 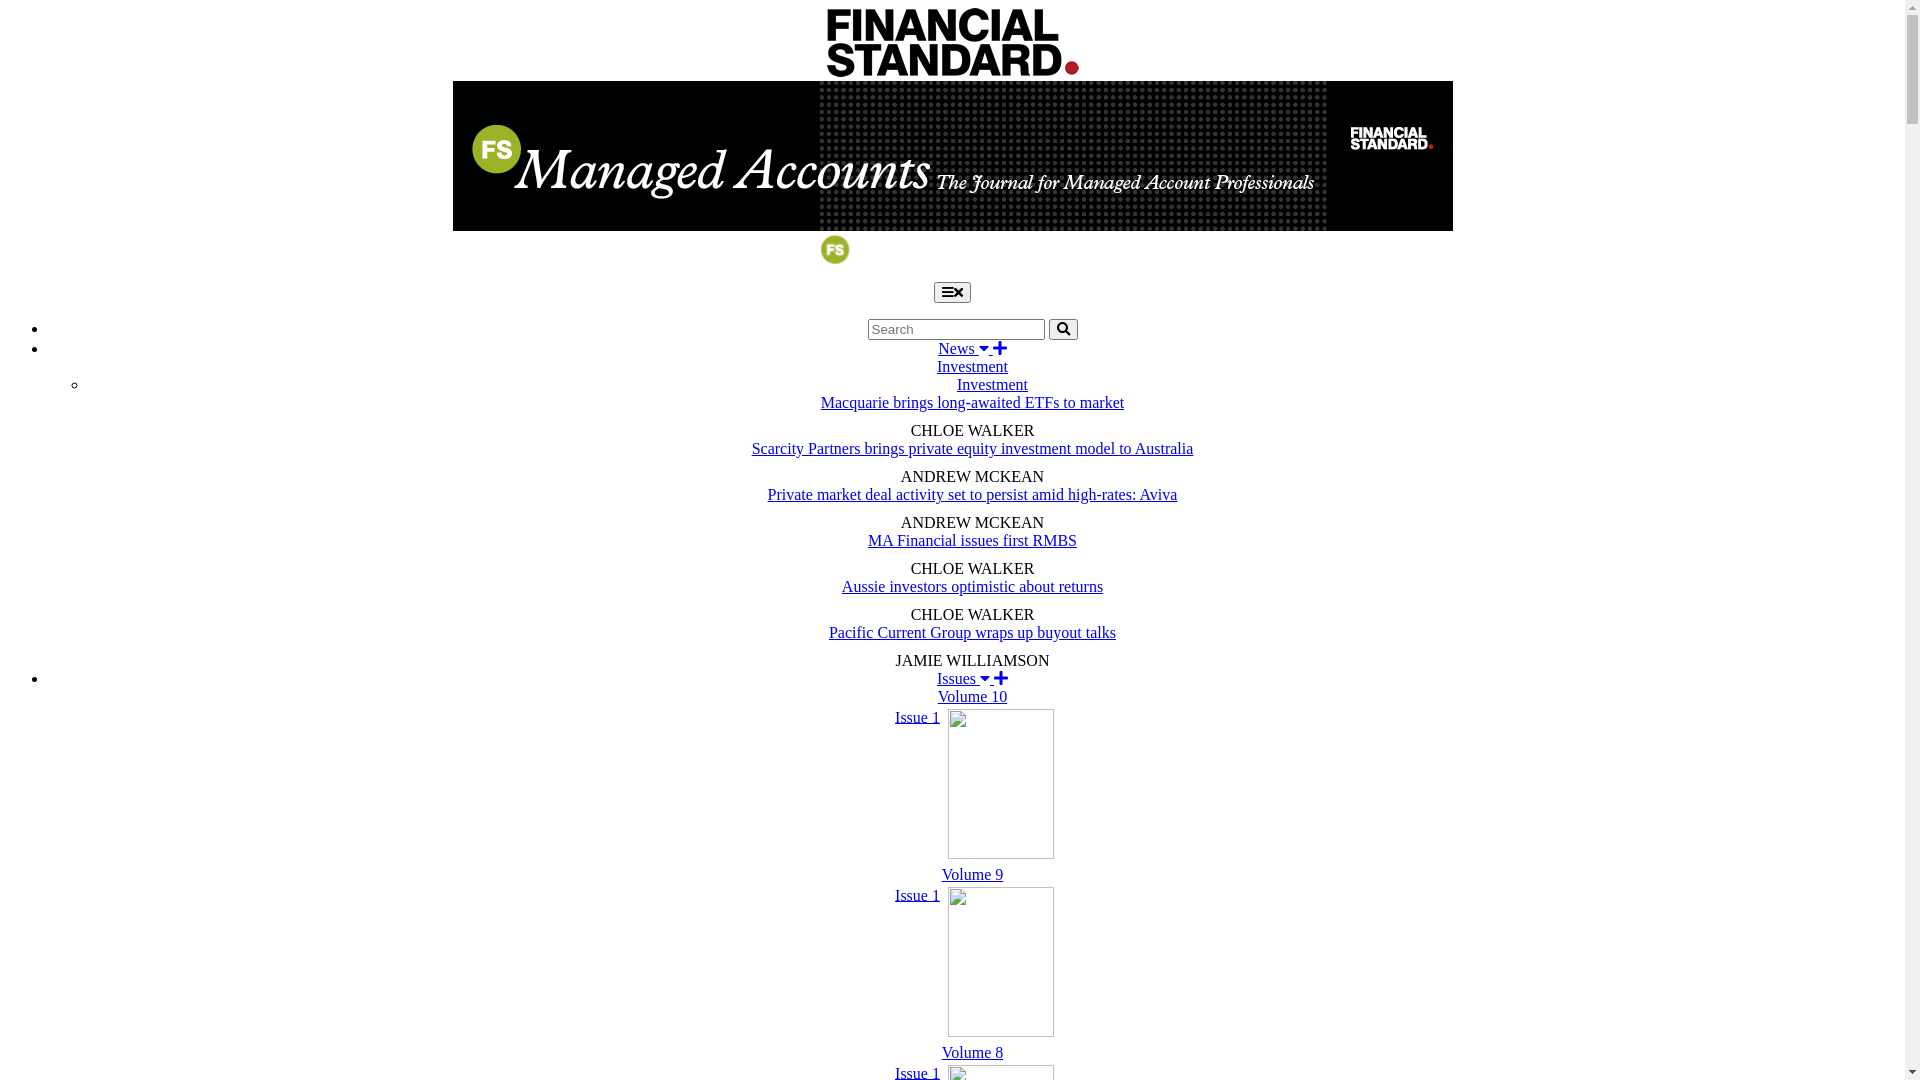 What do you see at coordinates (972, 873) in the screenshot?
I see `'Volume 9'` at bounding box center [972, 873].